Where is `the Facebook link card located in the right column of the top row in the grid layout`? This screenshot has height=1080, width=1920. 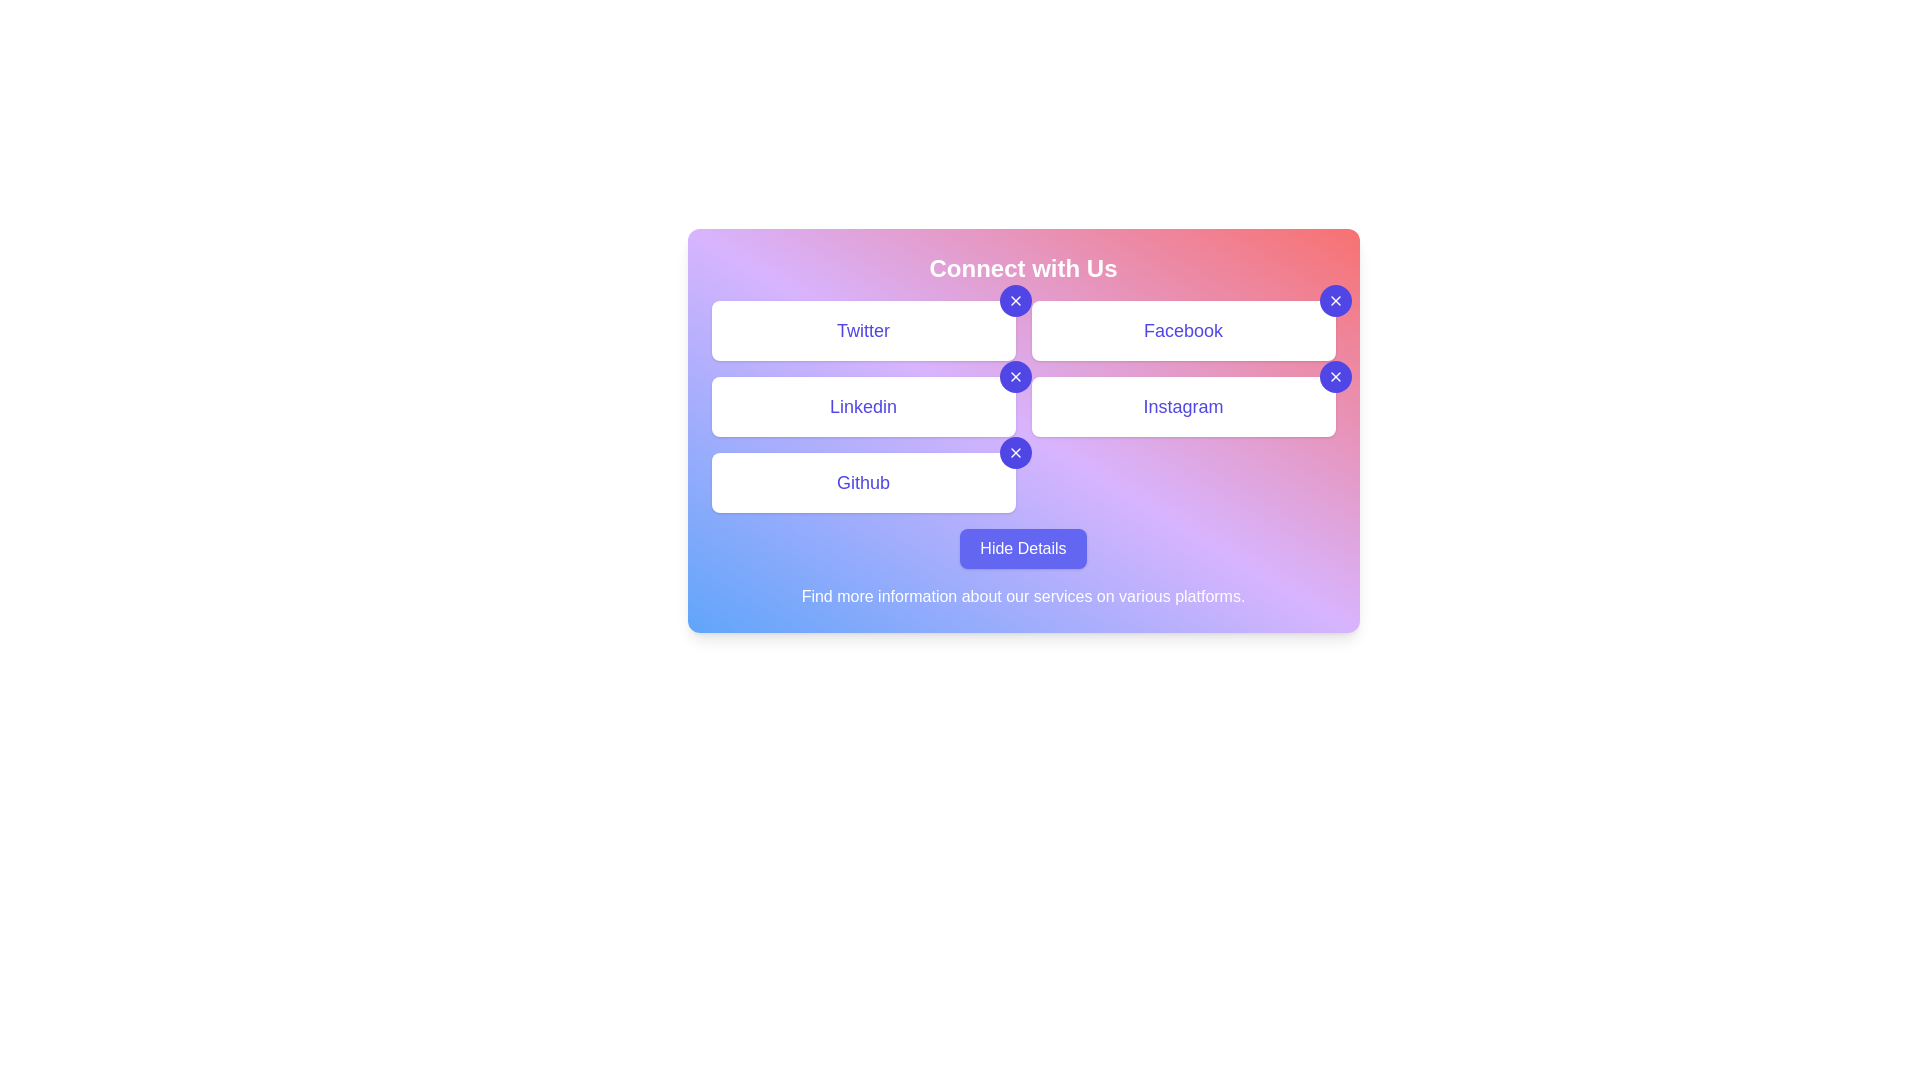 the Facebook link card located in the right column of the top row in the grid layout is located at coordinates (1183, 330).